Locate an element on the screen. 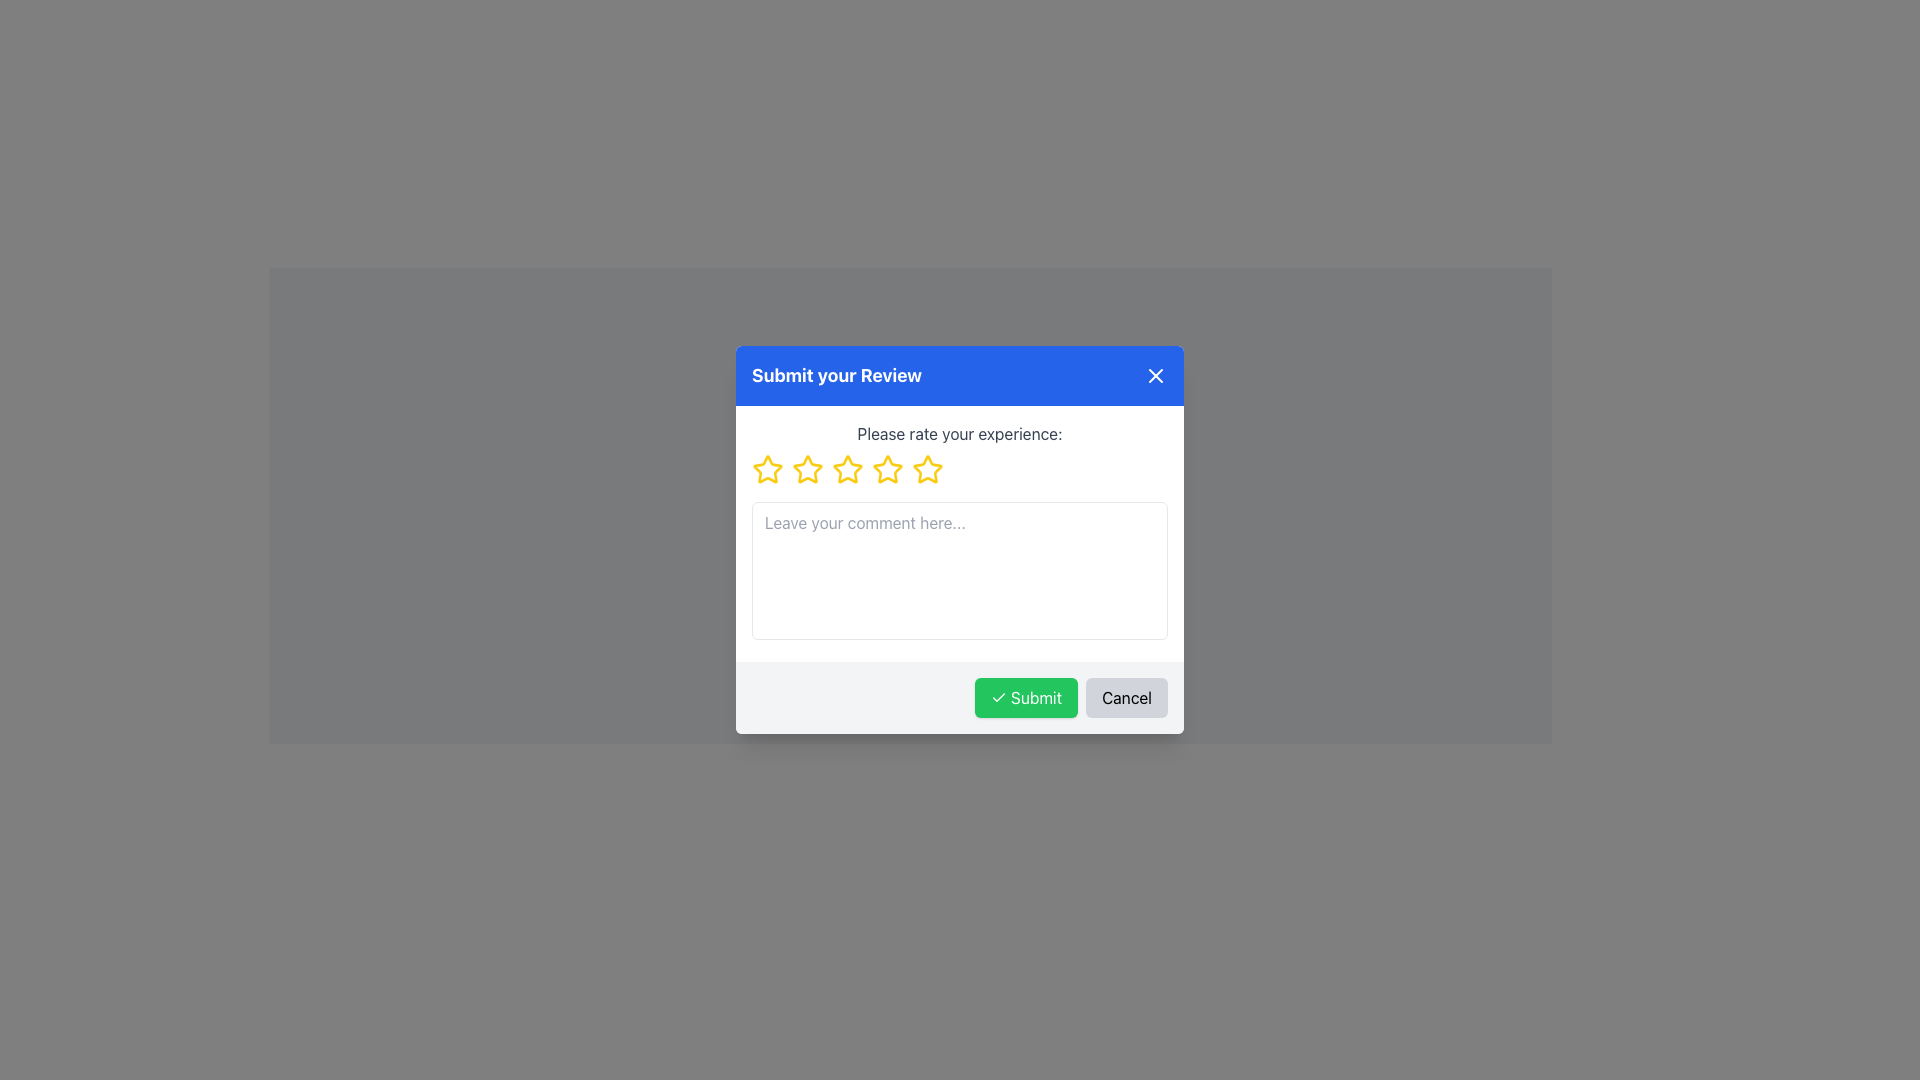 The width and height of the screenshot is (1920, 1080). the first star icon in the rating system located in the modal dialog box is located at coordinates (766, 469).